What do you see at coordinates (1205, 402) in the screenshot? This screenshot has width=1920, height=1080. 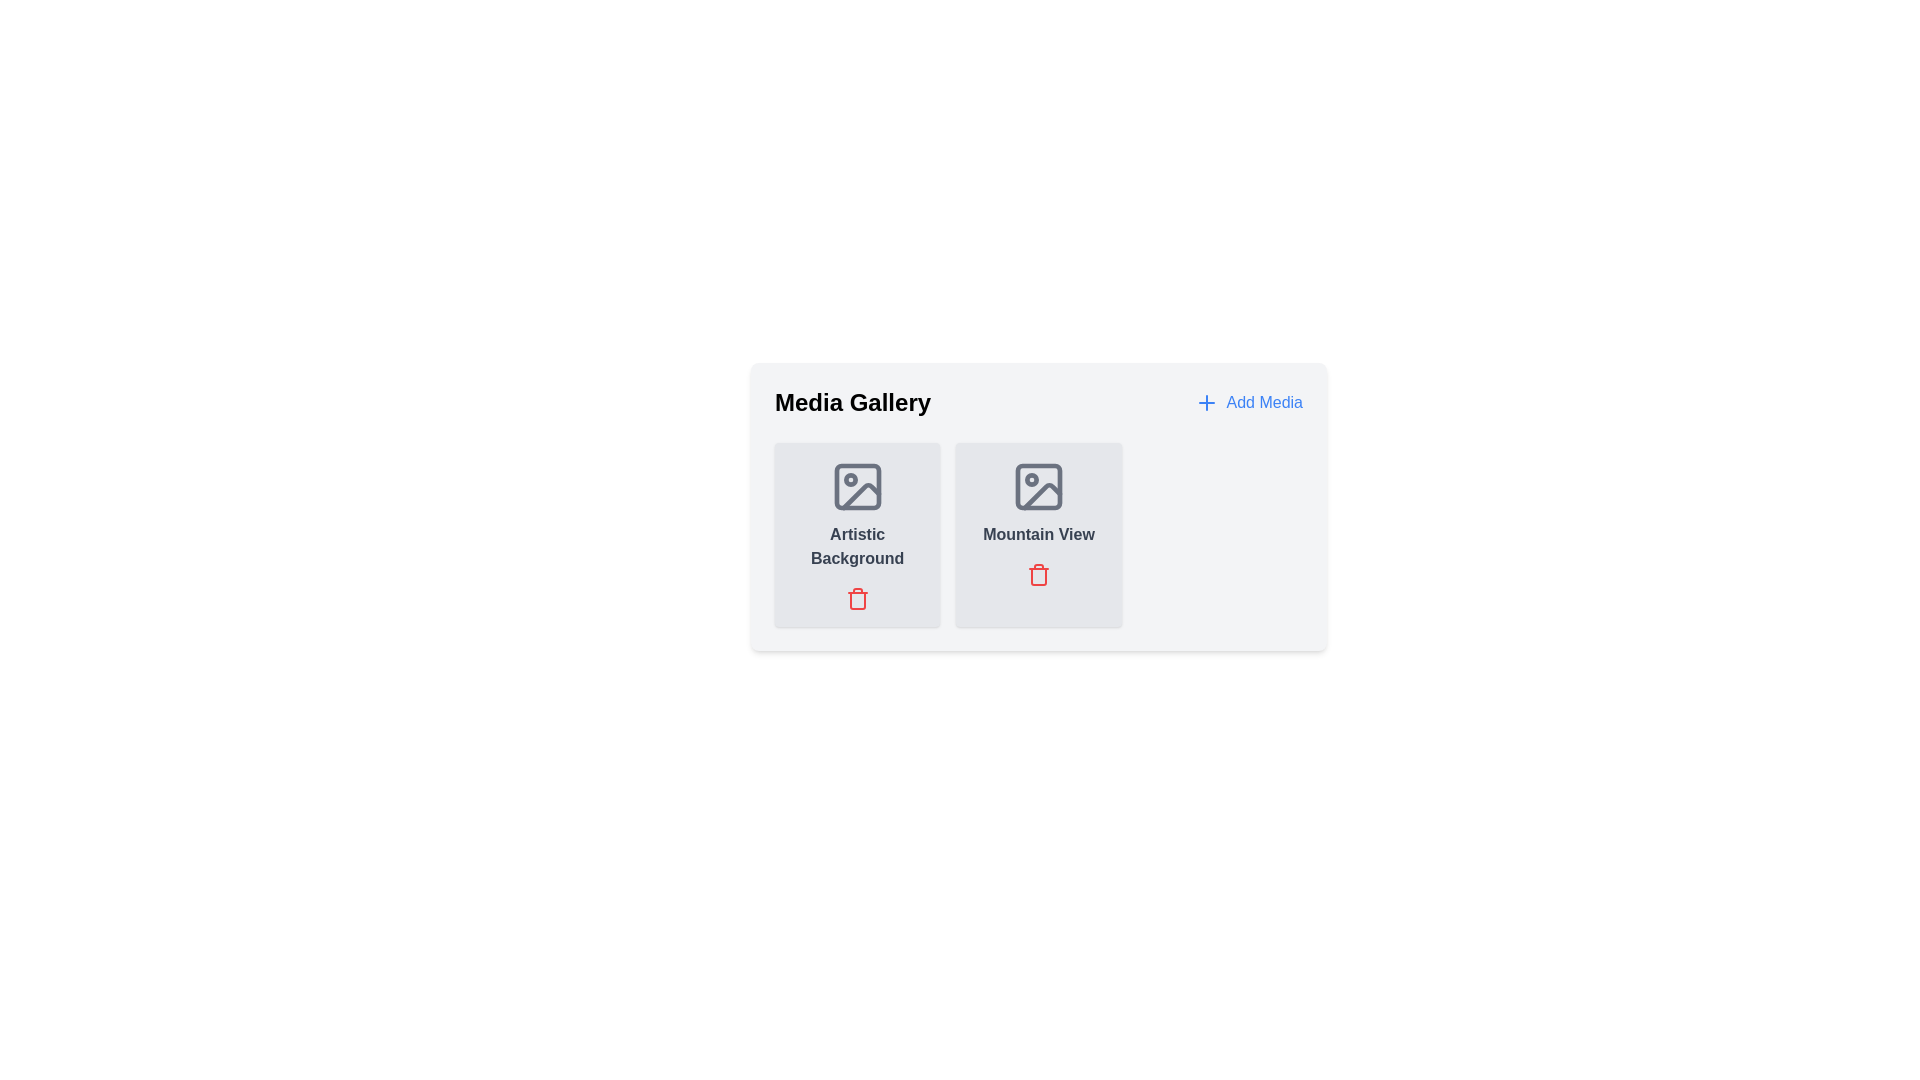 I see `the small plus-shaped icon located to the left of the 'Add Media' text in the upper-right corner of the 'Media Gallery' section` at bounding box center [1205, 402].